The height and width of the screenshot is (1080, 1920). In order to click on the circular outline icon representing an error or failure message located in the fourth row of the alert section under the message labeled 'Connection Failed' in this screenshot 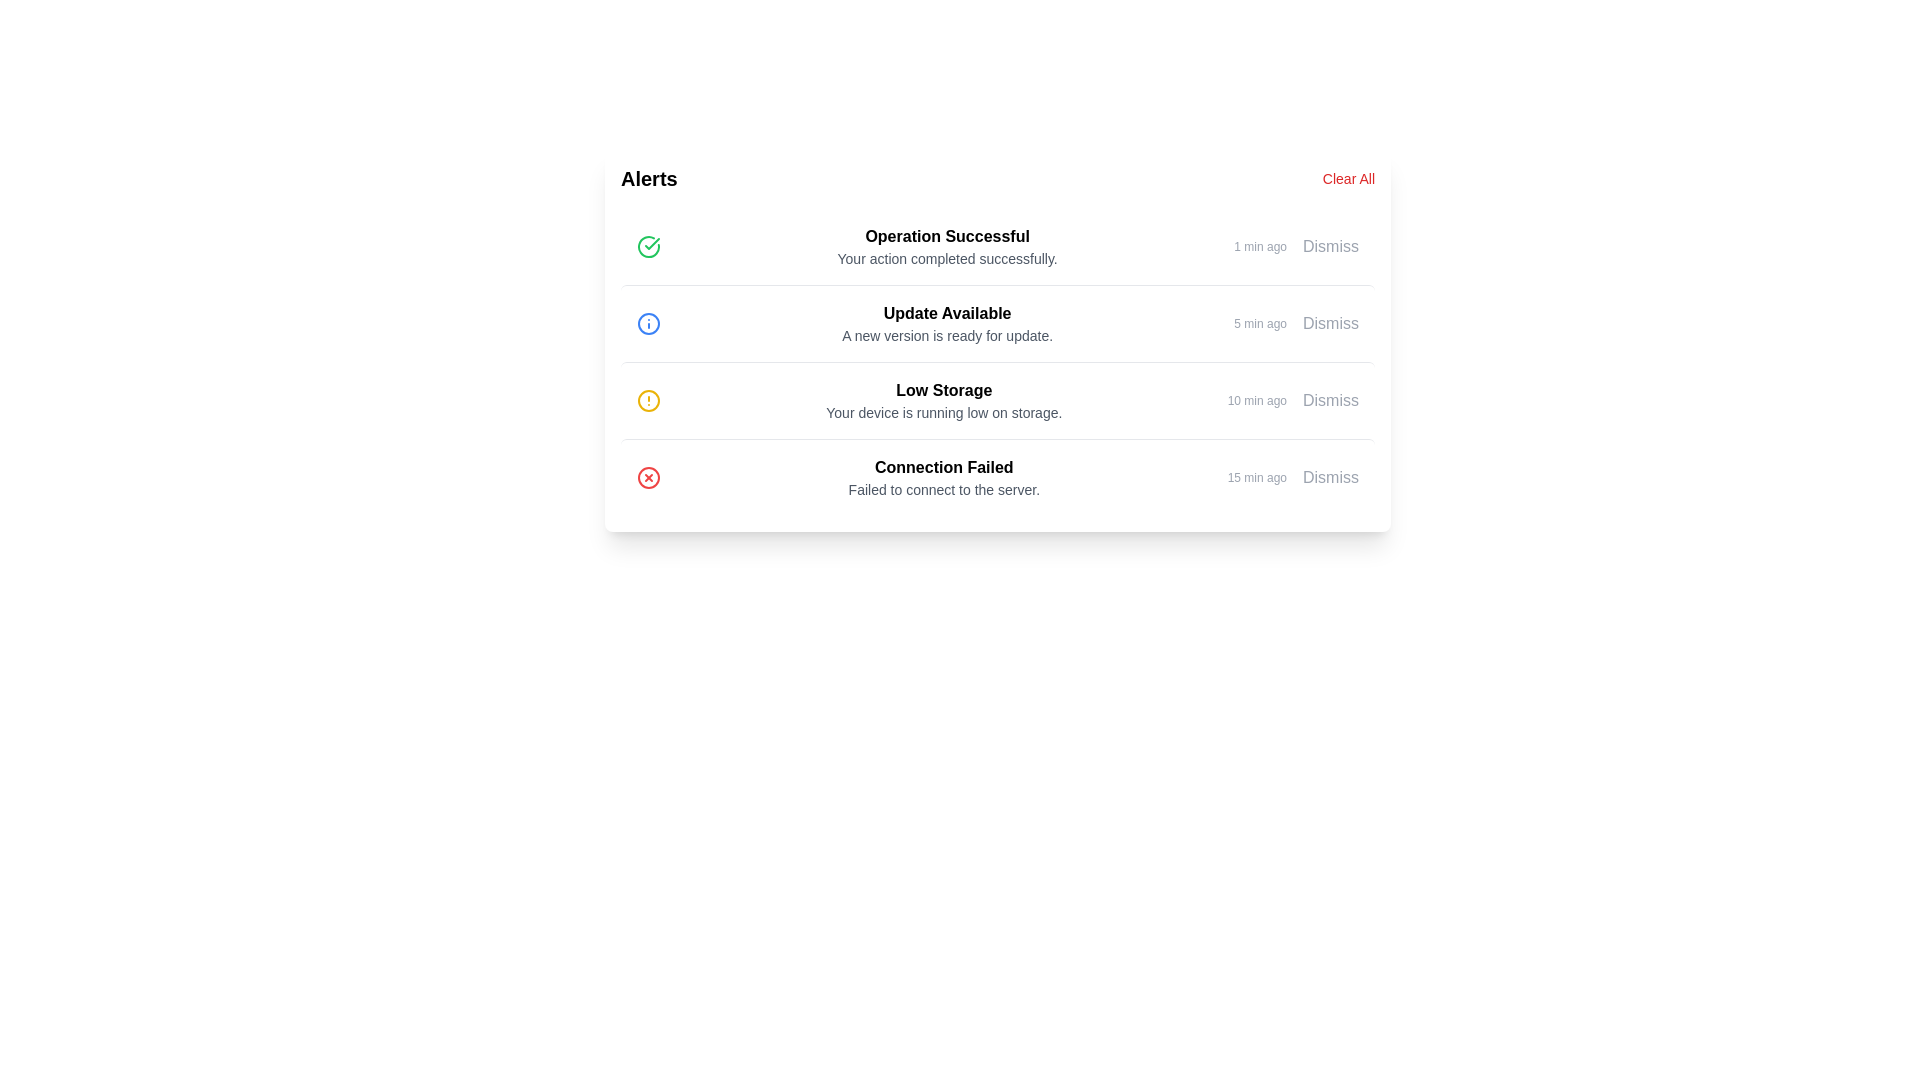, I will do `click(648, 478)`.